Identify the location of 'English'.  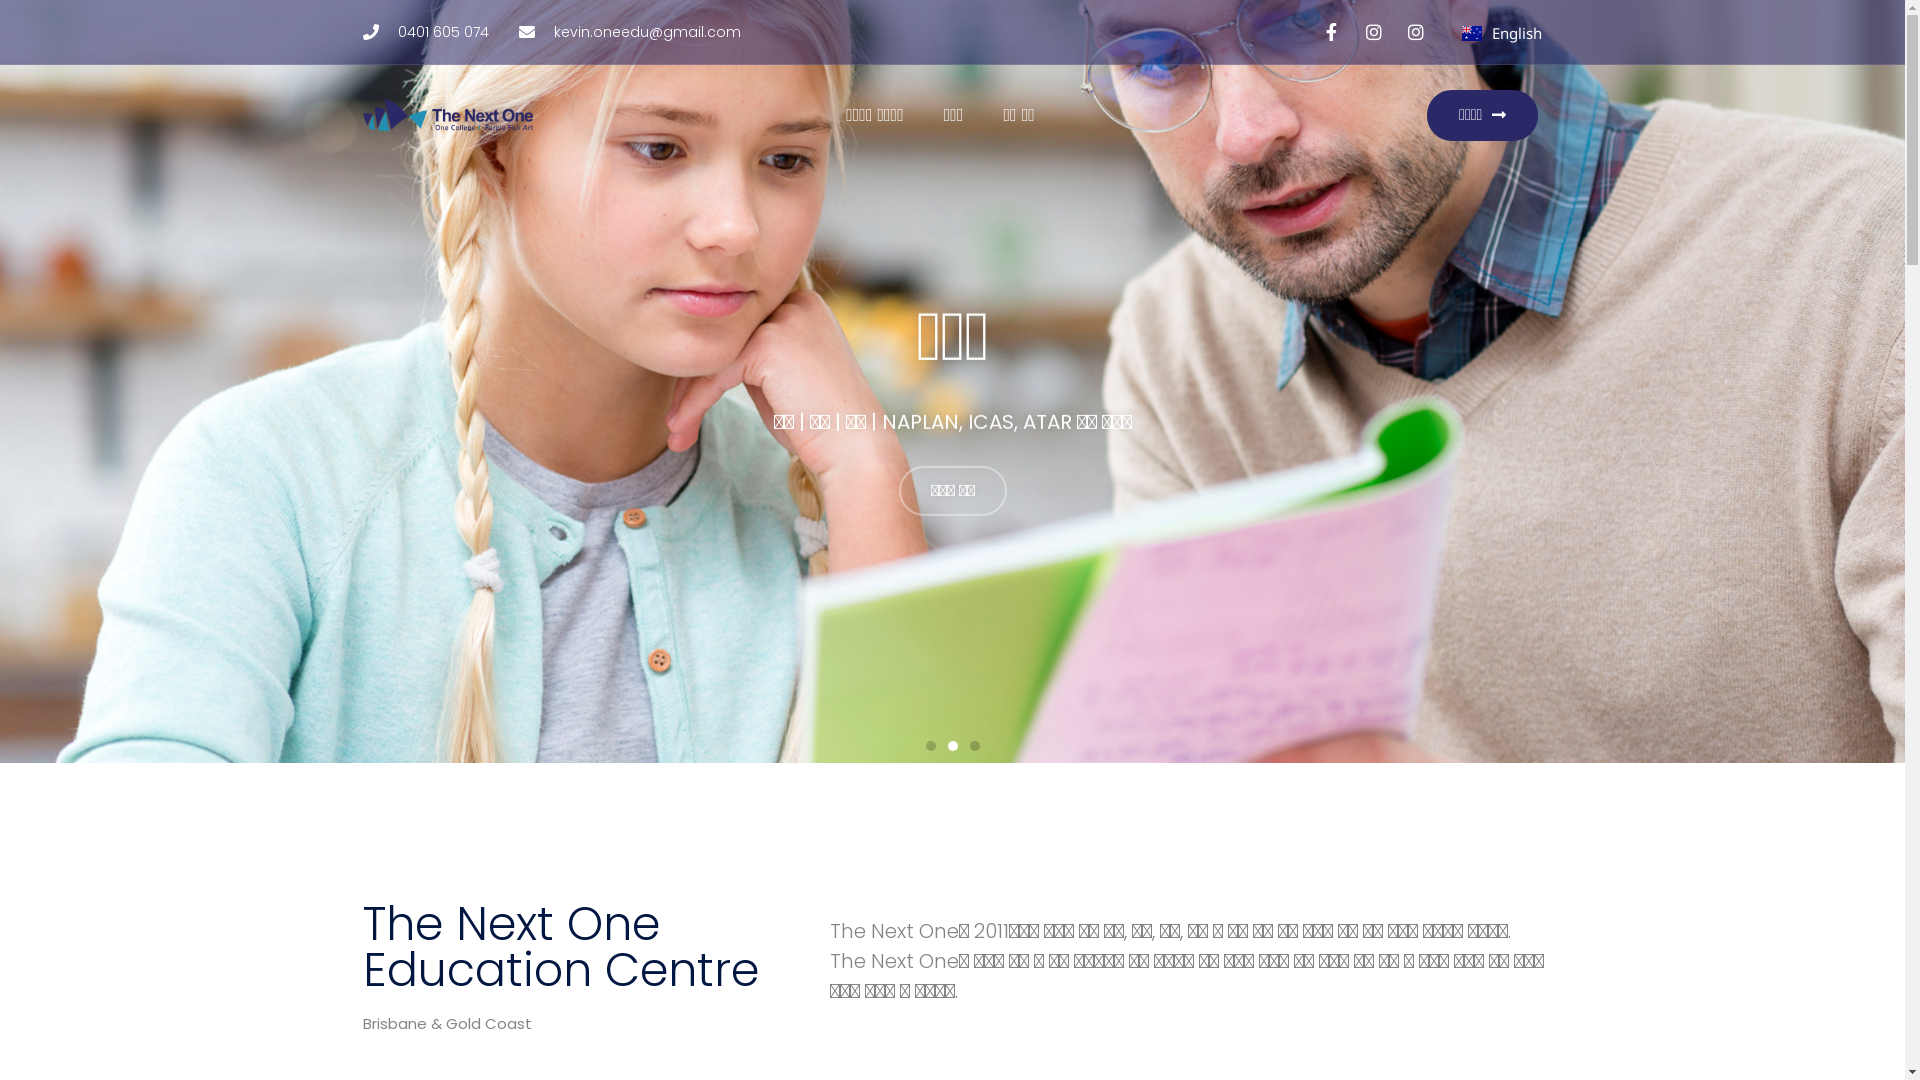
(1502, 33).